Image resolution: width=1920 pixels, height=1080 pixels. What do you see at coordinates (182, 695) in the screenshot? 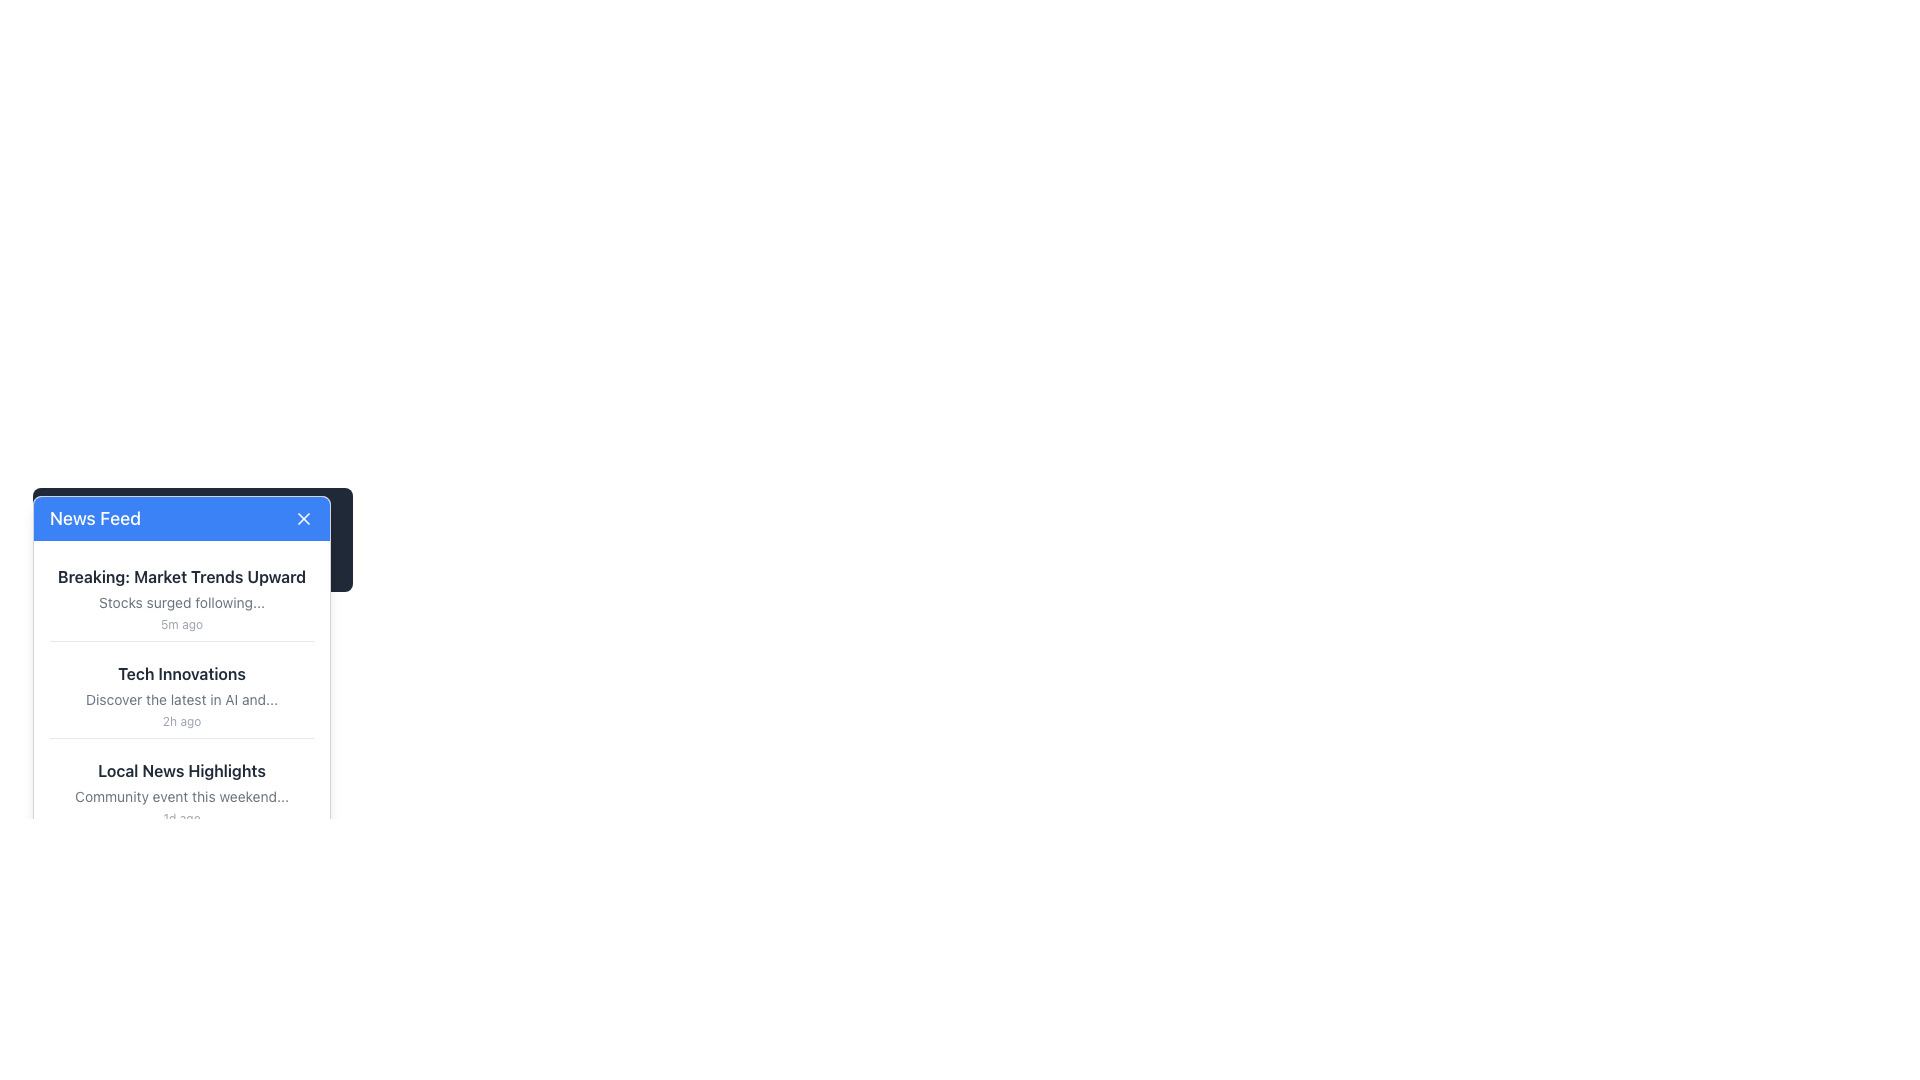
I see `the list item titled 'Tech Innovations'` at bounding box center [182, 695].